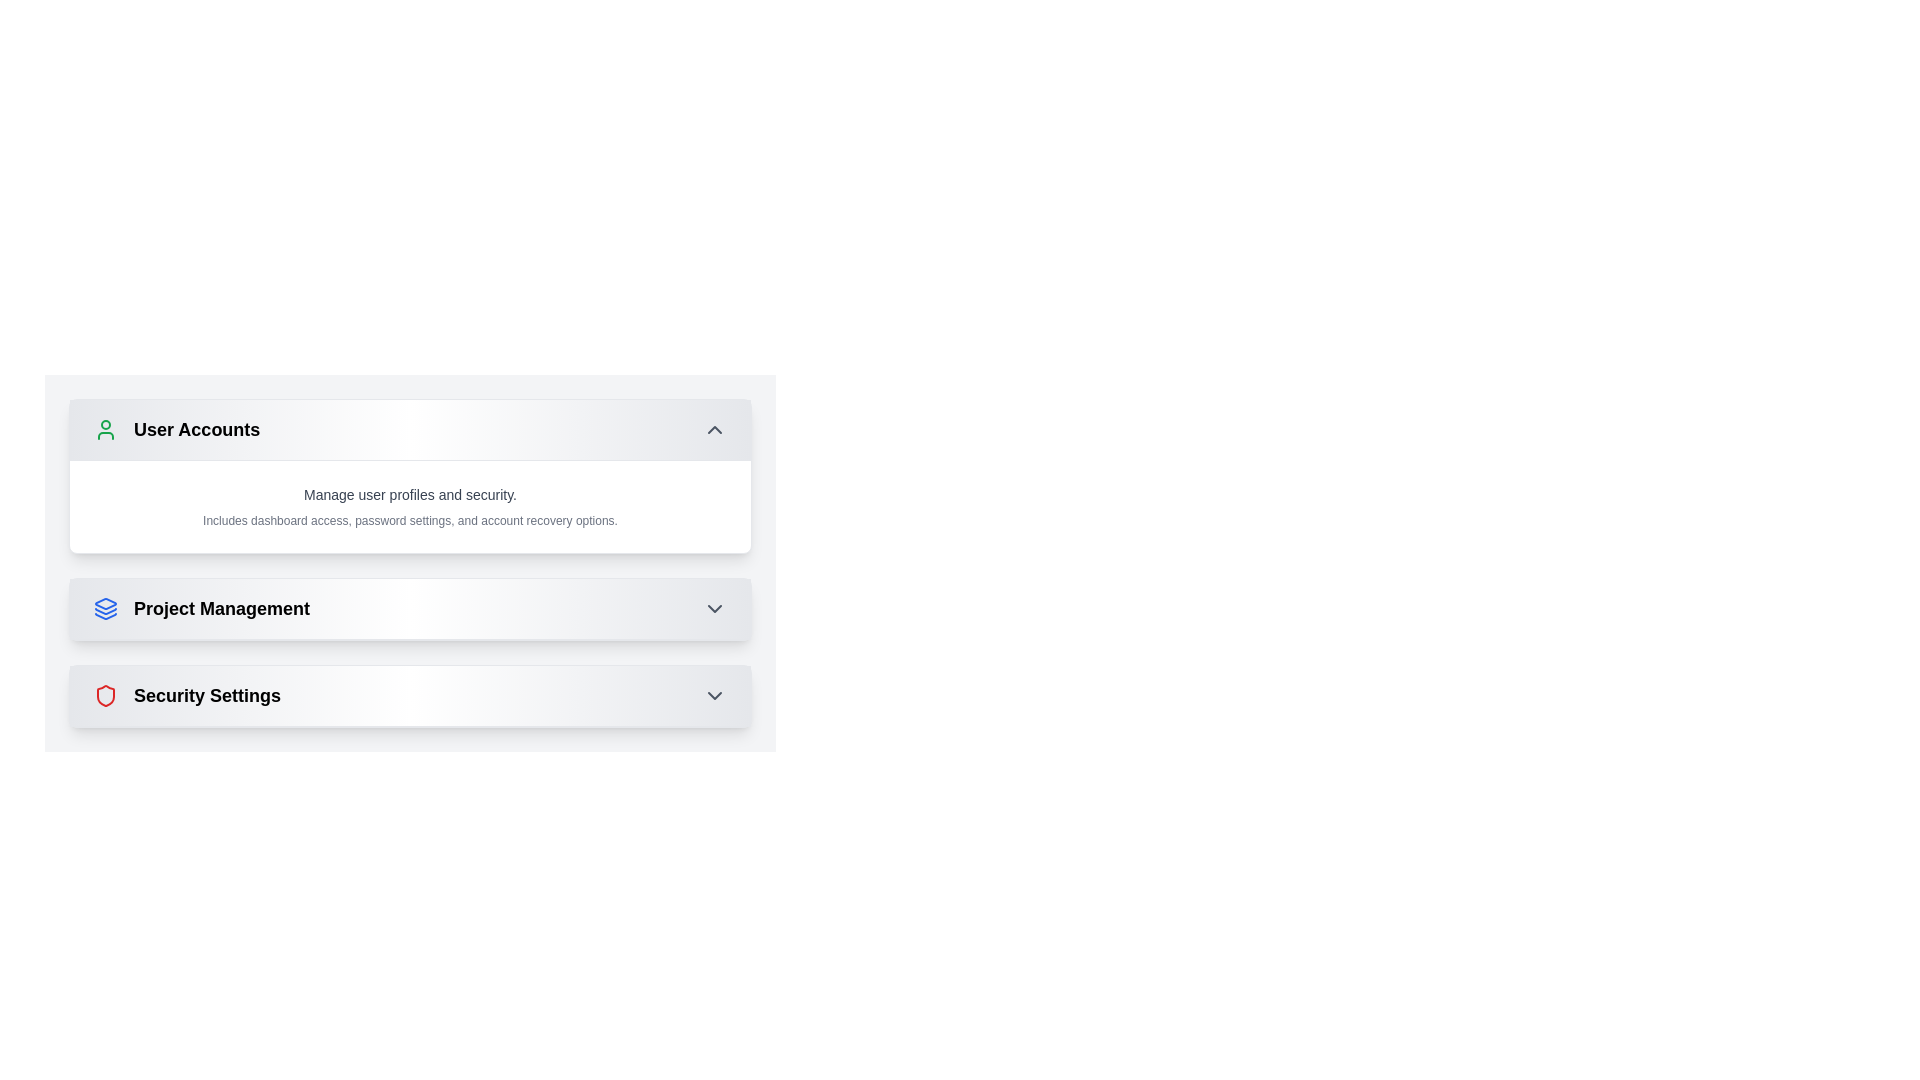 The height and width of the screenshot is (1080, 1920). What do you see at coordinates (715, 694) in the screenshot?
I see `the downward-facing gray chevron icon located at the far right of the 'Security Settings' section header` at bounding box center [715, 694].